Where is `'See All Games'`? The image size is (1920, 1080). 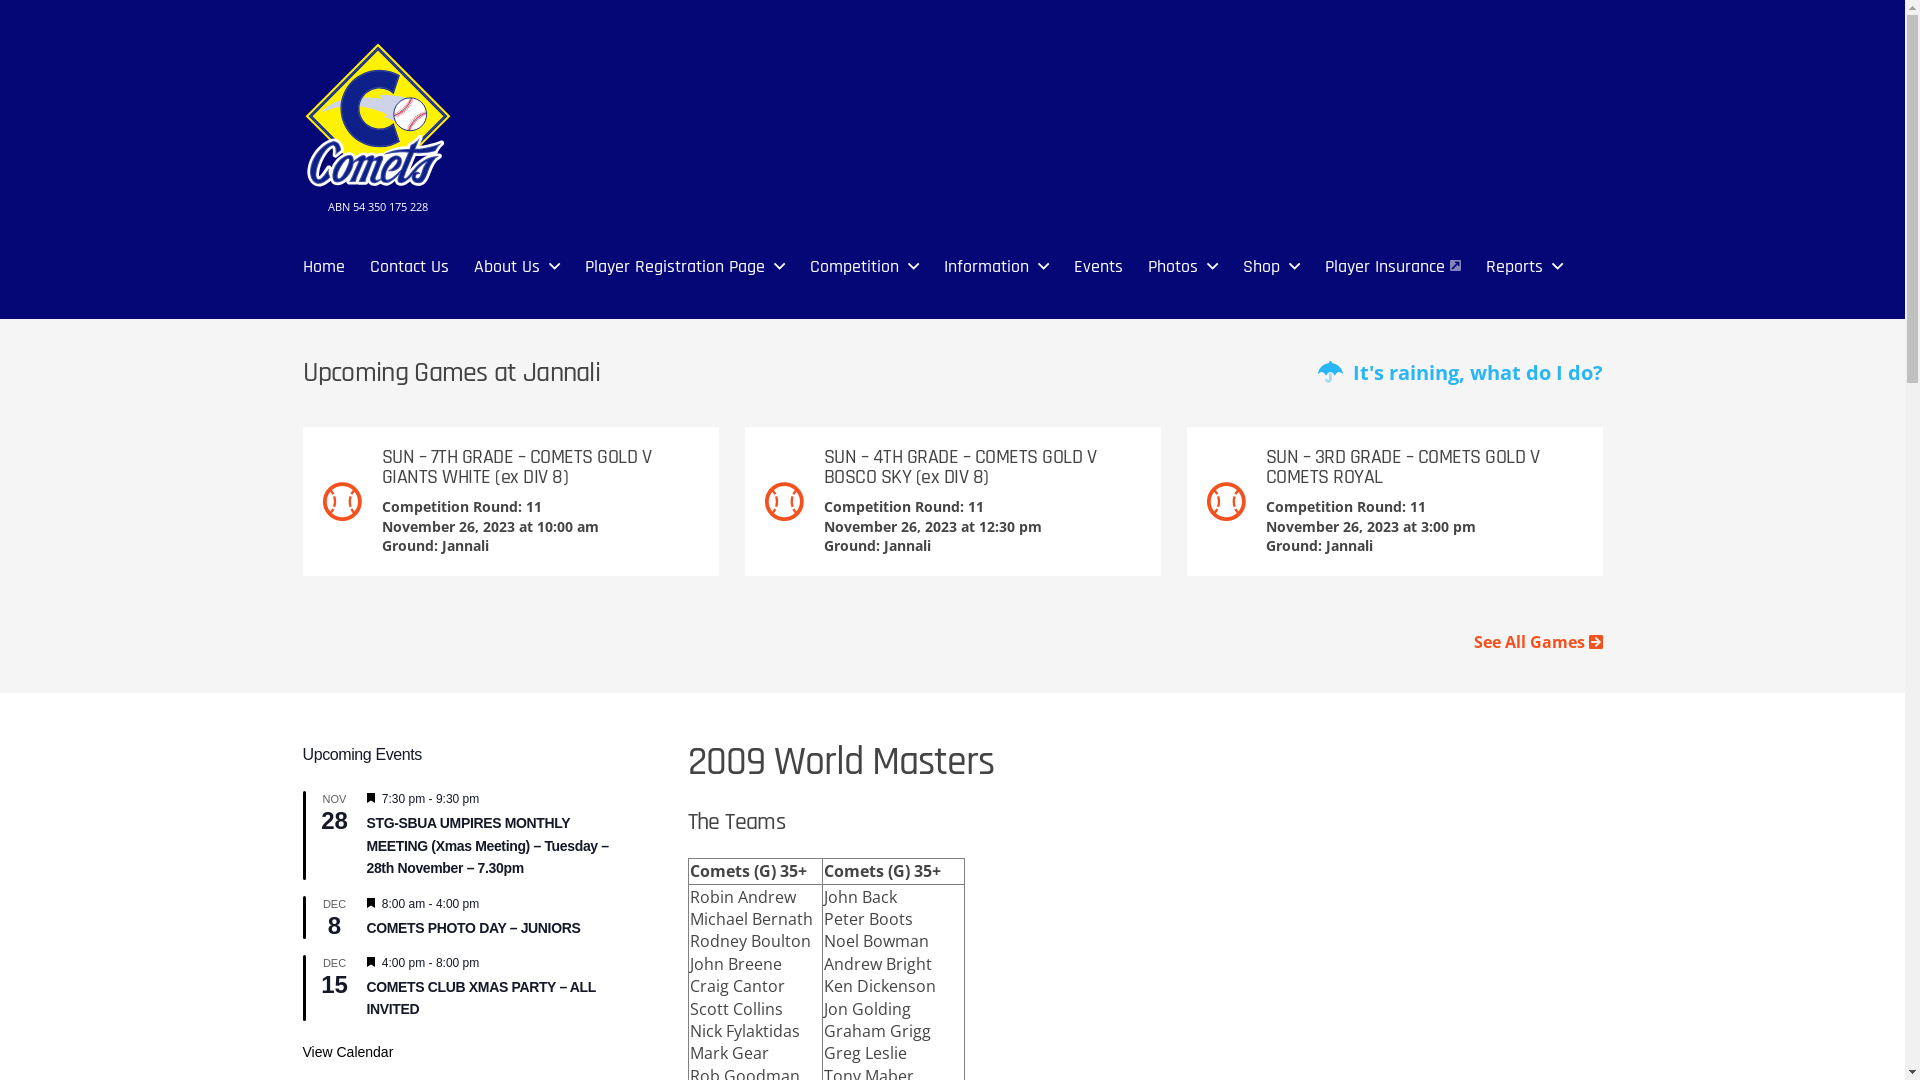 'See All Games' is located at coordinates (1537, 641).